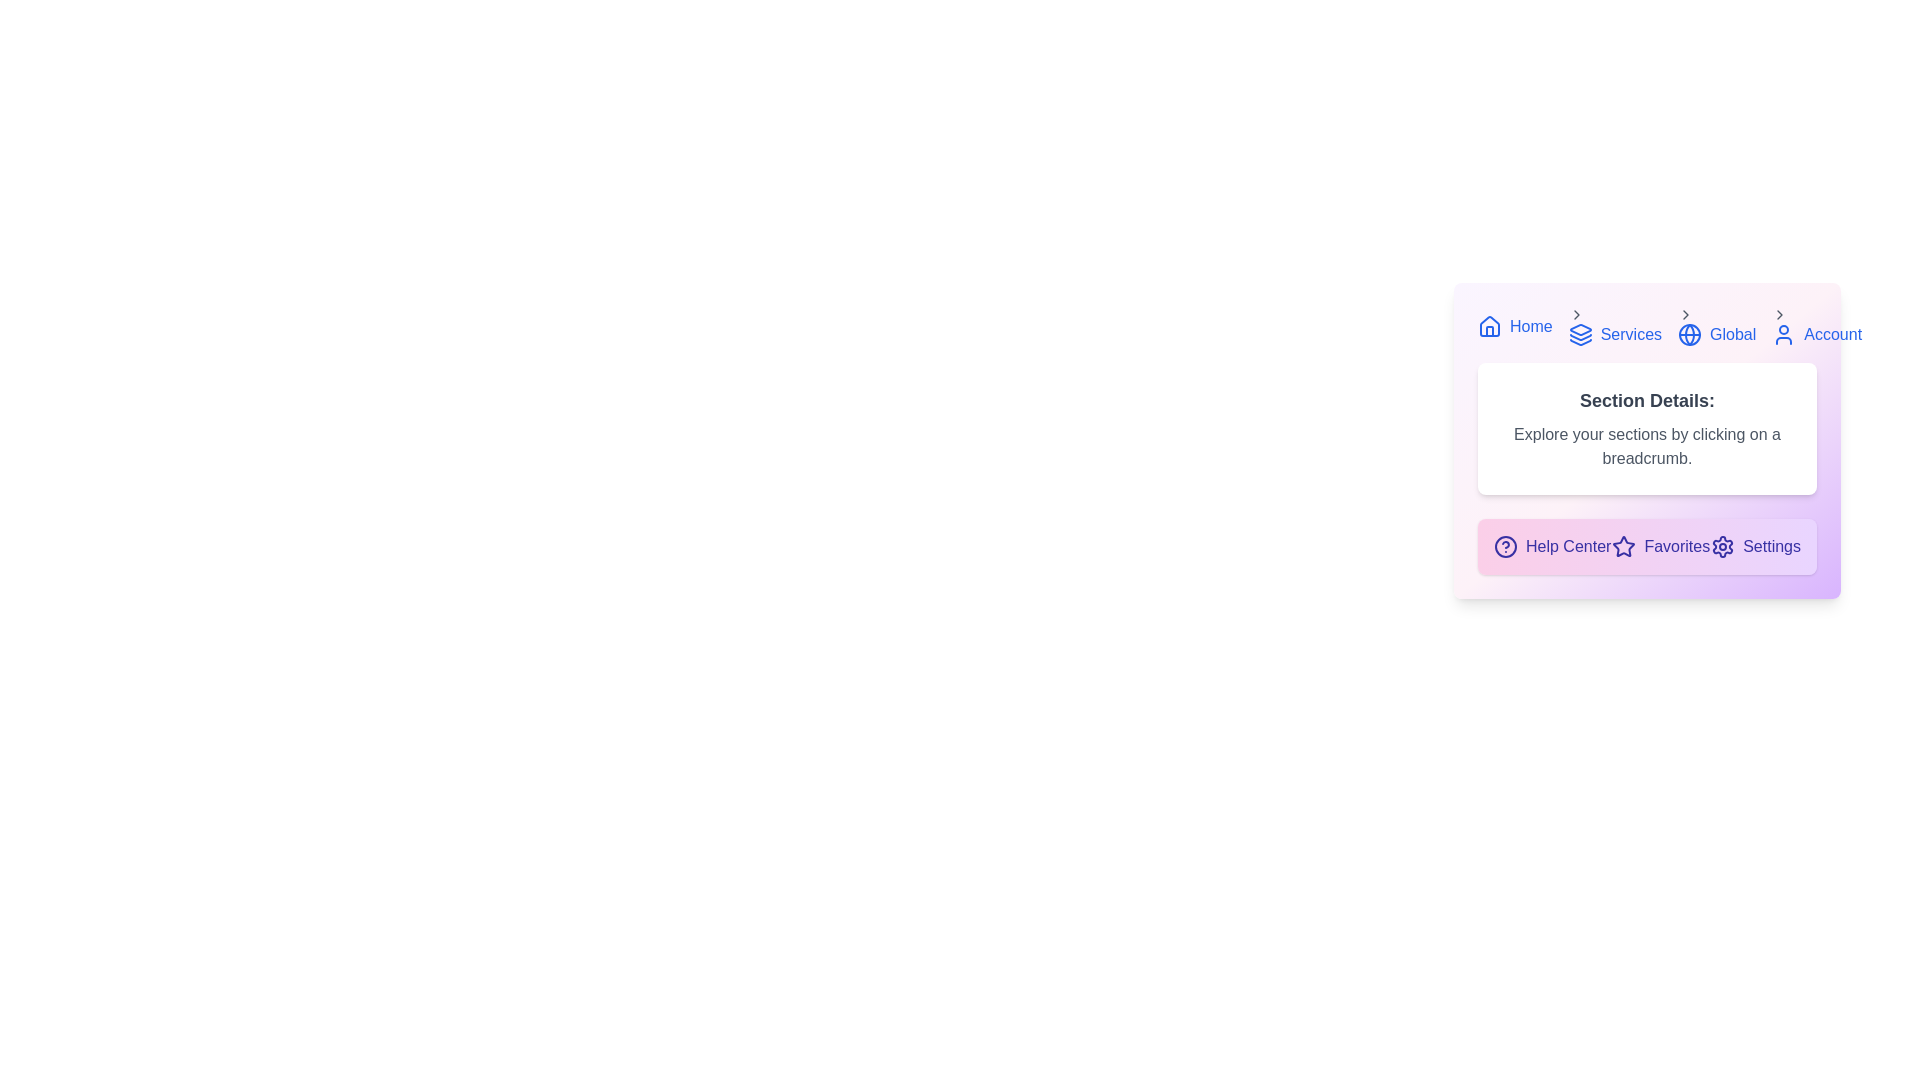 This screenshot has width=1920, height=1080. I want to click on the icon that resembles layered geometry in the breadcrumb navigation, located between the 'Home' icon and the 'Services' text label, so click(1579, 329).